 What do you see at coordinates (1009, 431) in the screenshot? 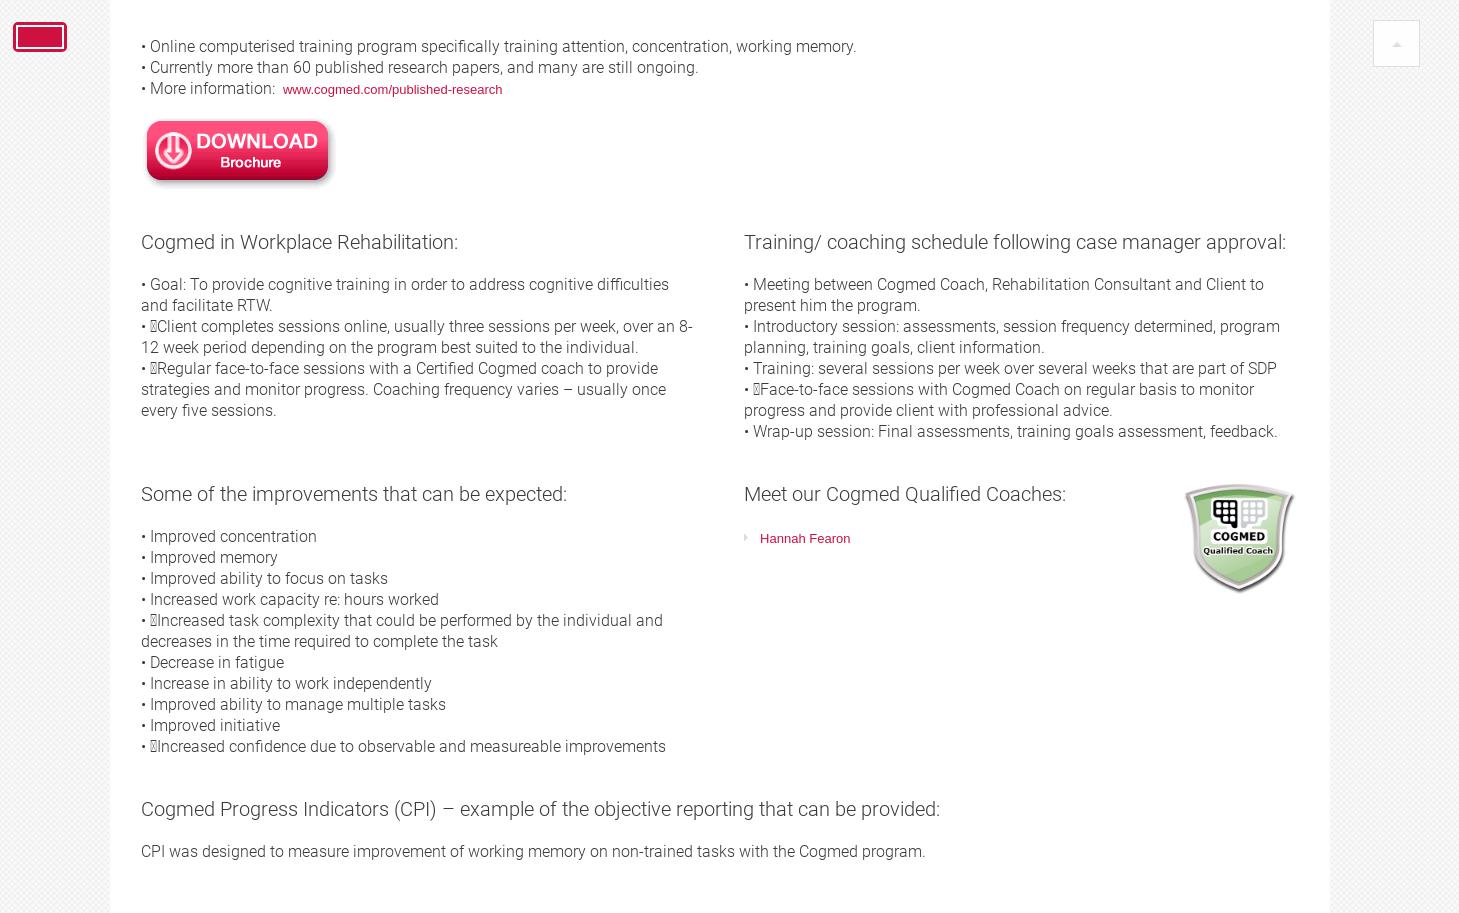
I see `'• Wrap-up session: Final assessments, training goals assessment, feedback.'` at bounding box center [1009, 431].